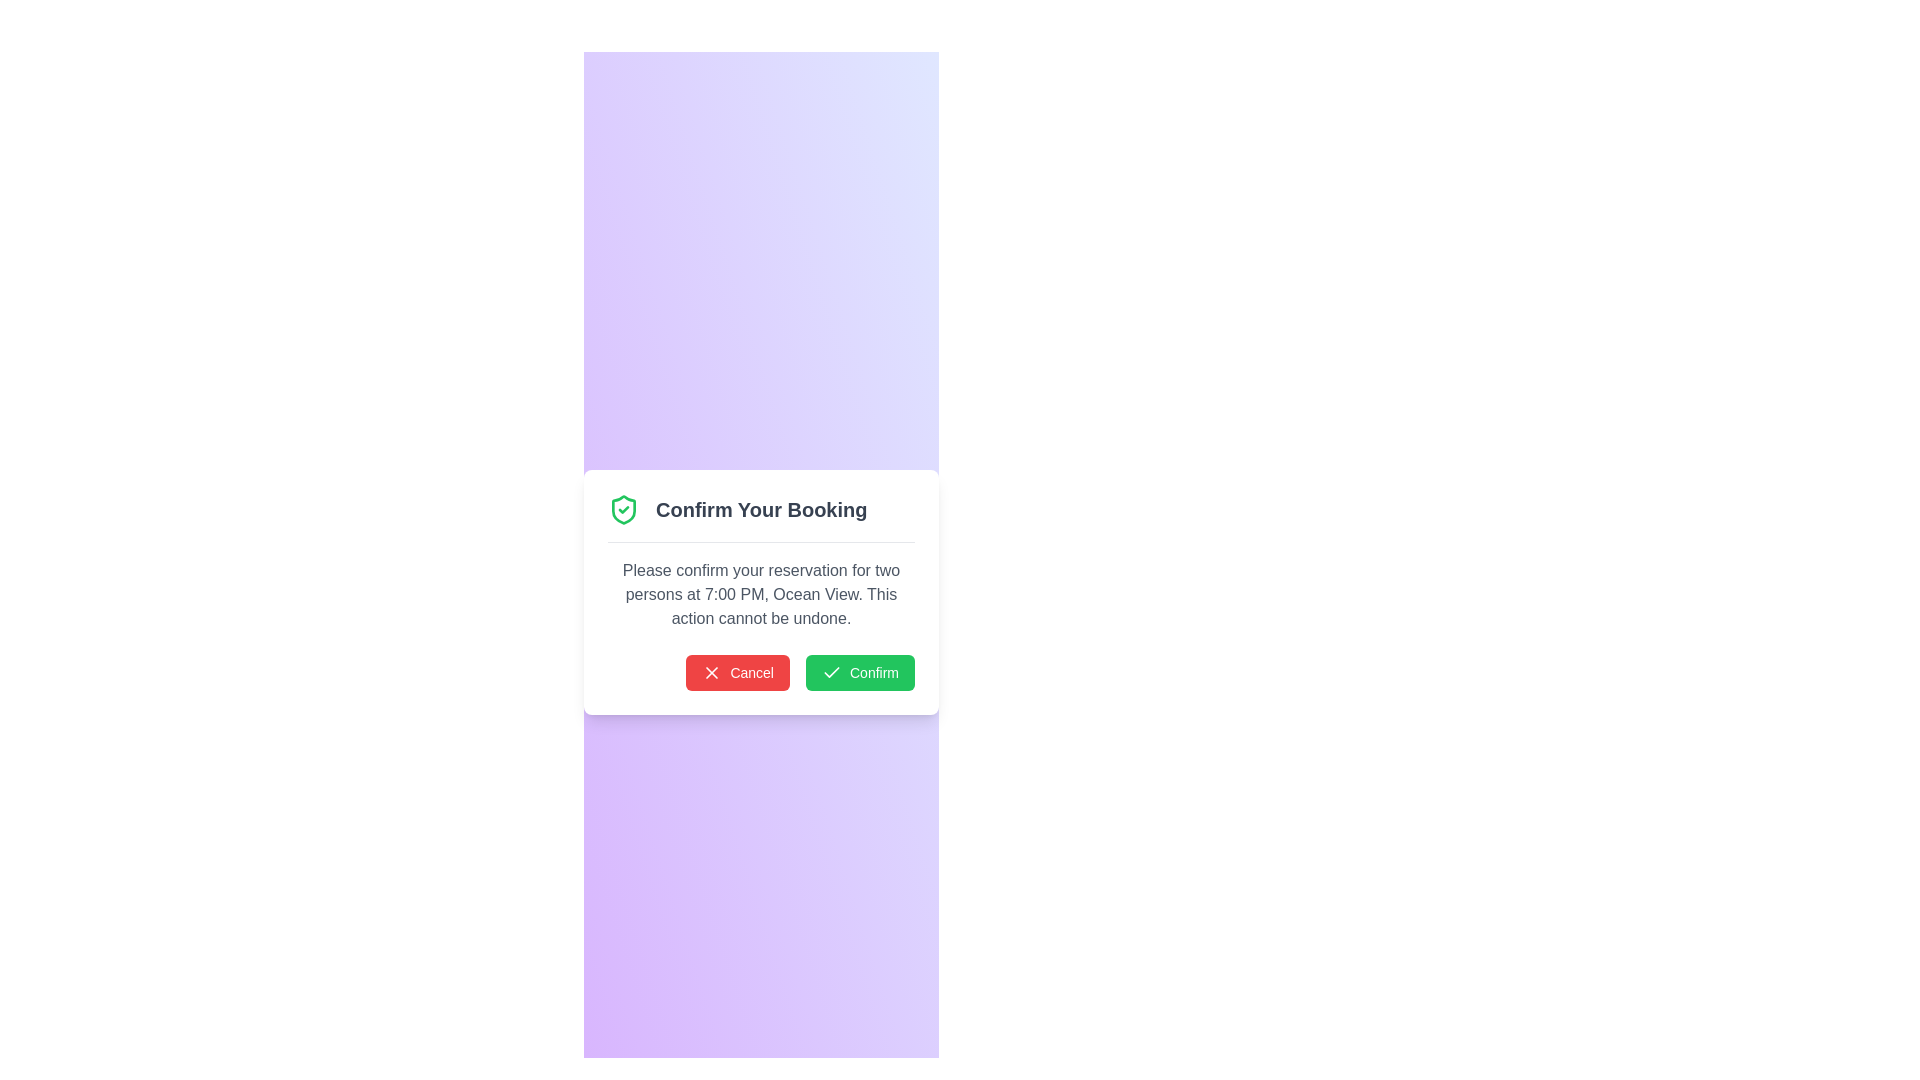 This screenshot has width=1920, height=1080. Describe the element at coordinates (874, 672) in the screenshot. I see `the 'Confirm' text within the green button located on the confirmation modal, which is the rightmost button at the bottom next to the red 'Cancel' button` at that location.